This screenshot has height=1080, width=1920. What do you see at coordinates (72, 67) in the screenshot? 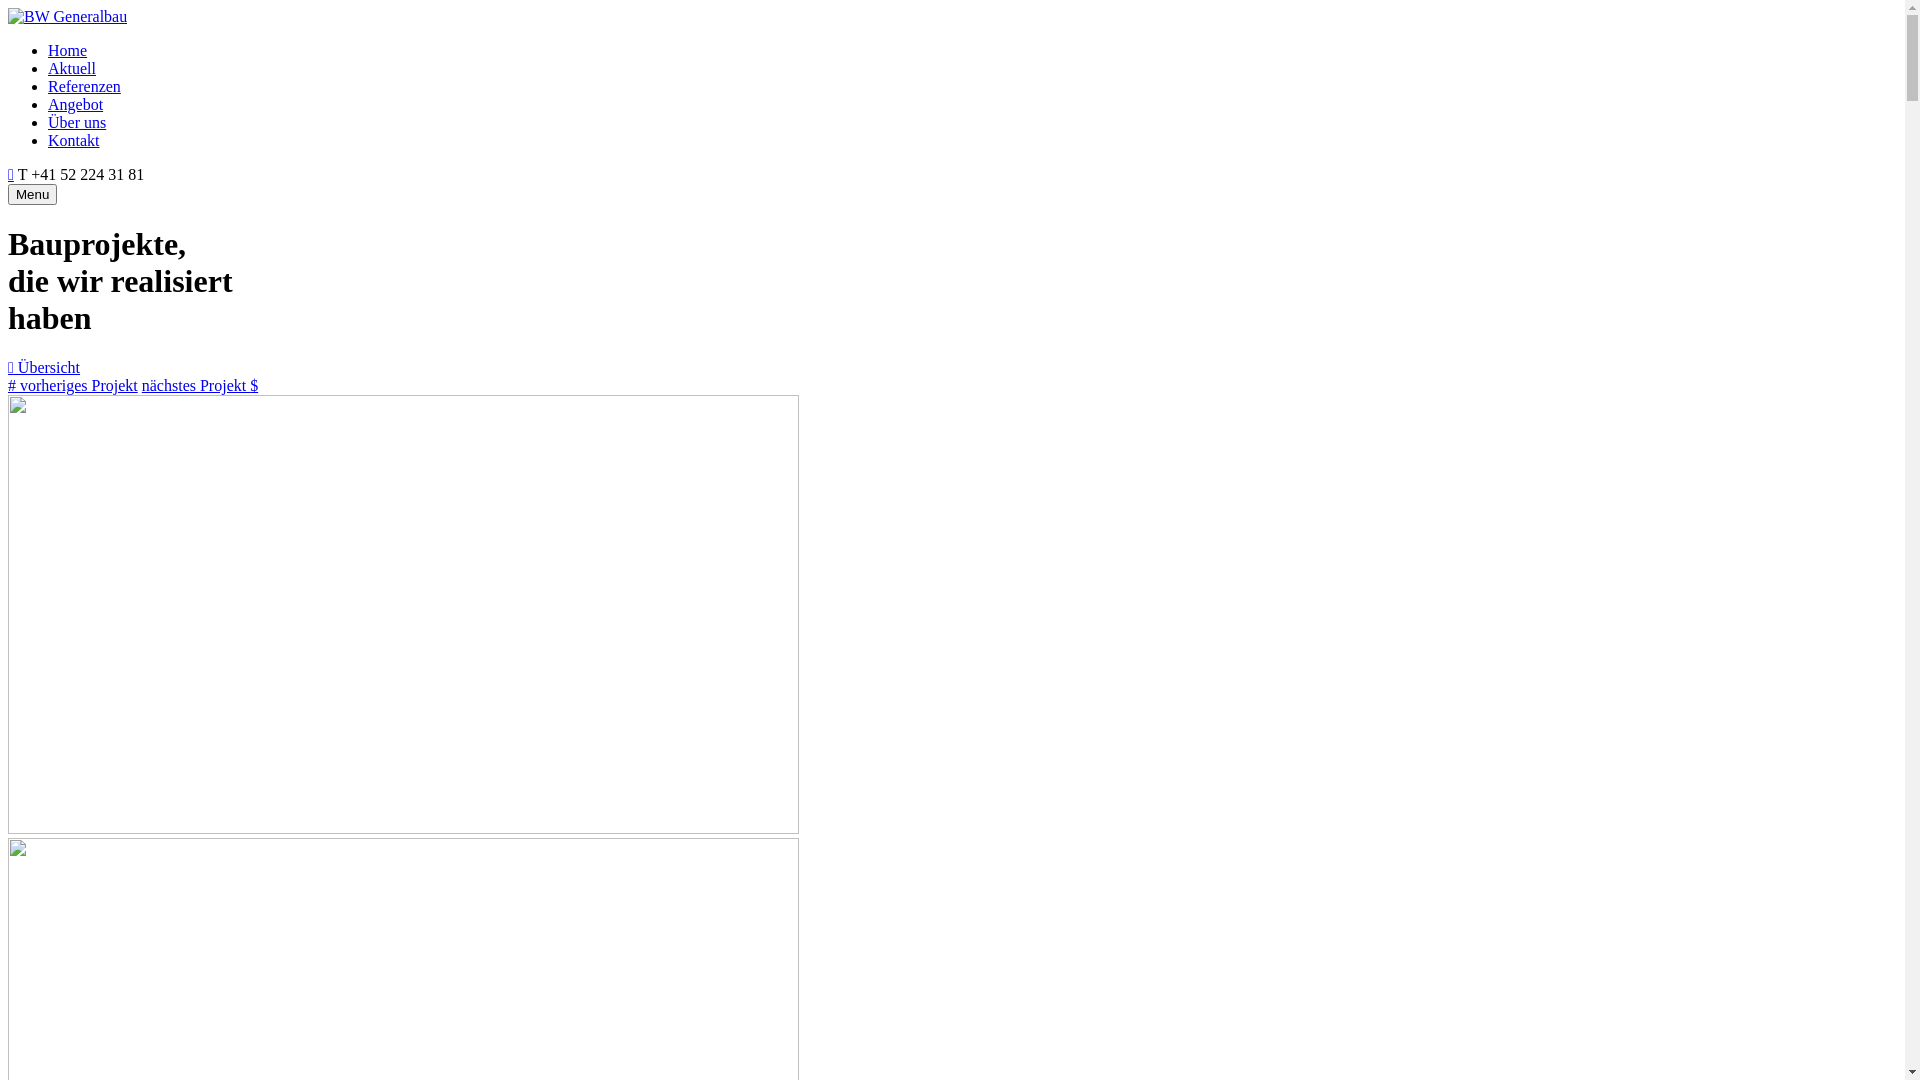
I see `'Aktuell'` at bounding box center [72, 67].